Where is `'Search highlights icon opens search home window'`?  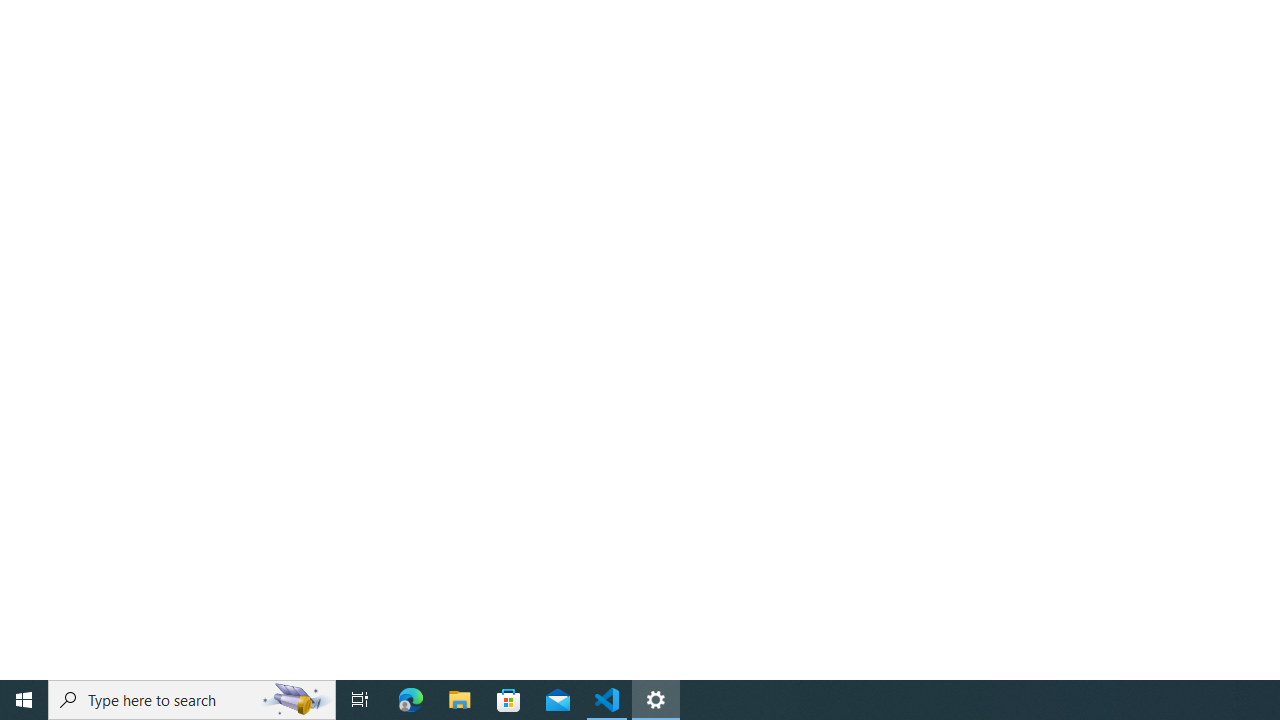 'Search highlights icon opens search home window' is located at coordinates (294, 698).